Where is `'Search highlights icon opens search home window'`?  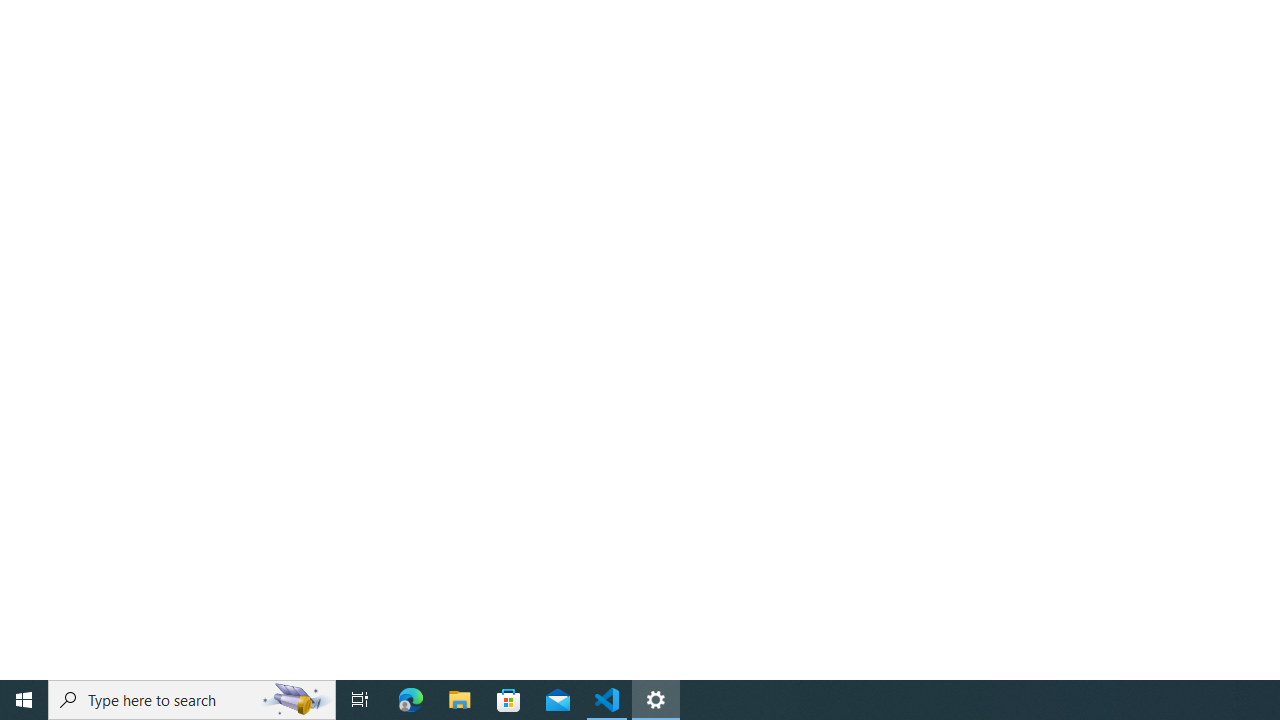 'Search highlights icon opens search home window' is located at coordinates (294, 698).